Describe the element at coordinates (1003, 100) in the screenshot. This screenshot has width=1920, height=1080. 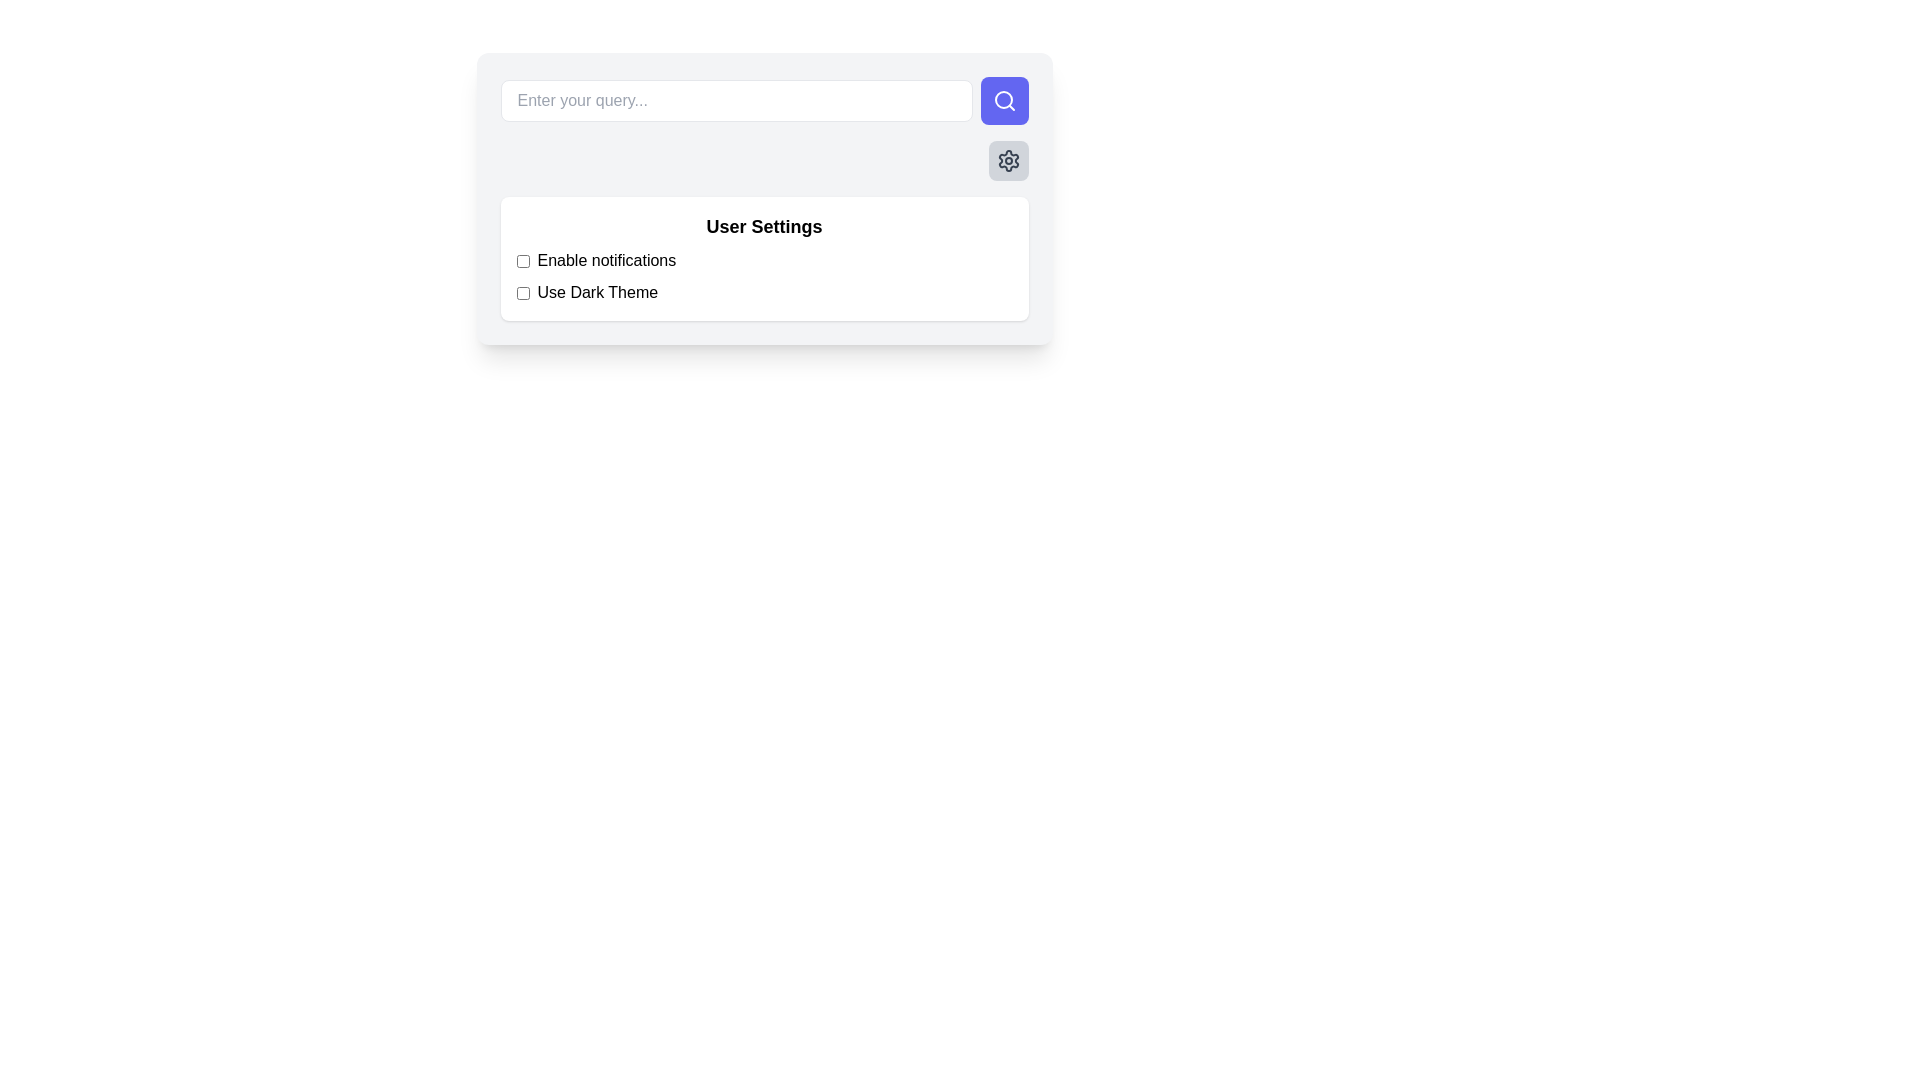
I see `the circular part of the magnifying glass icon, which is the central element of the search icon located in the top-right corner of the interface` at that location.